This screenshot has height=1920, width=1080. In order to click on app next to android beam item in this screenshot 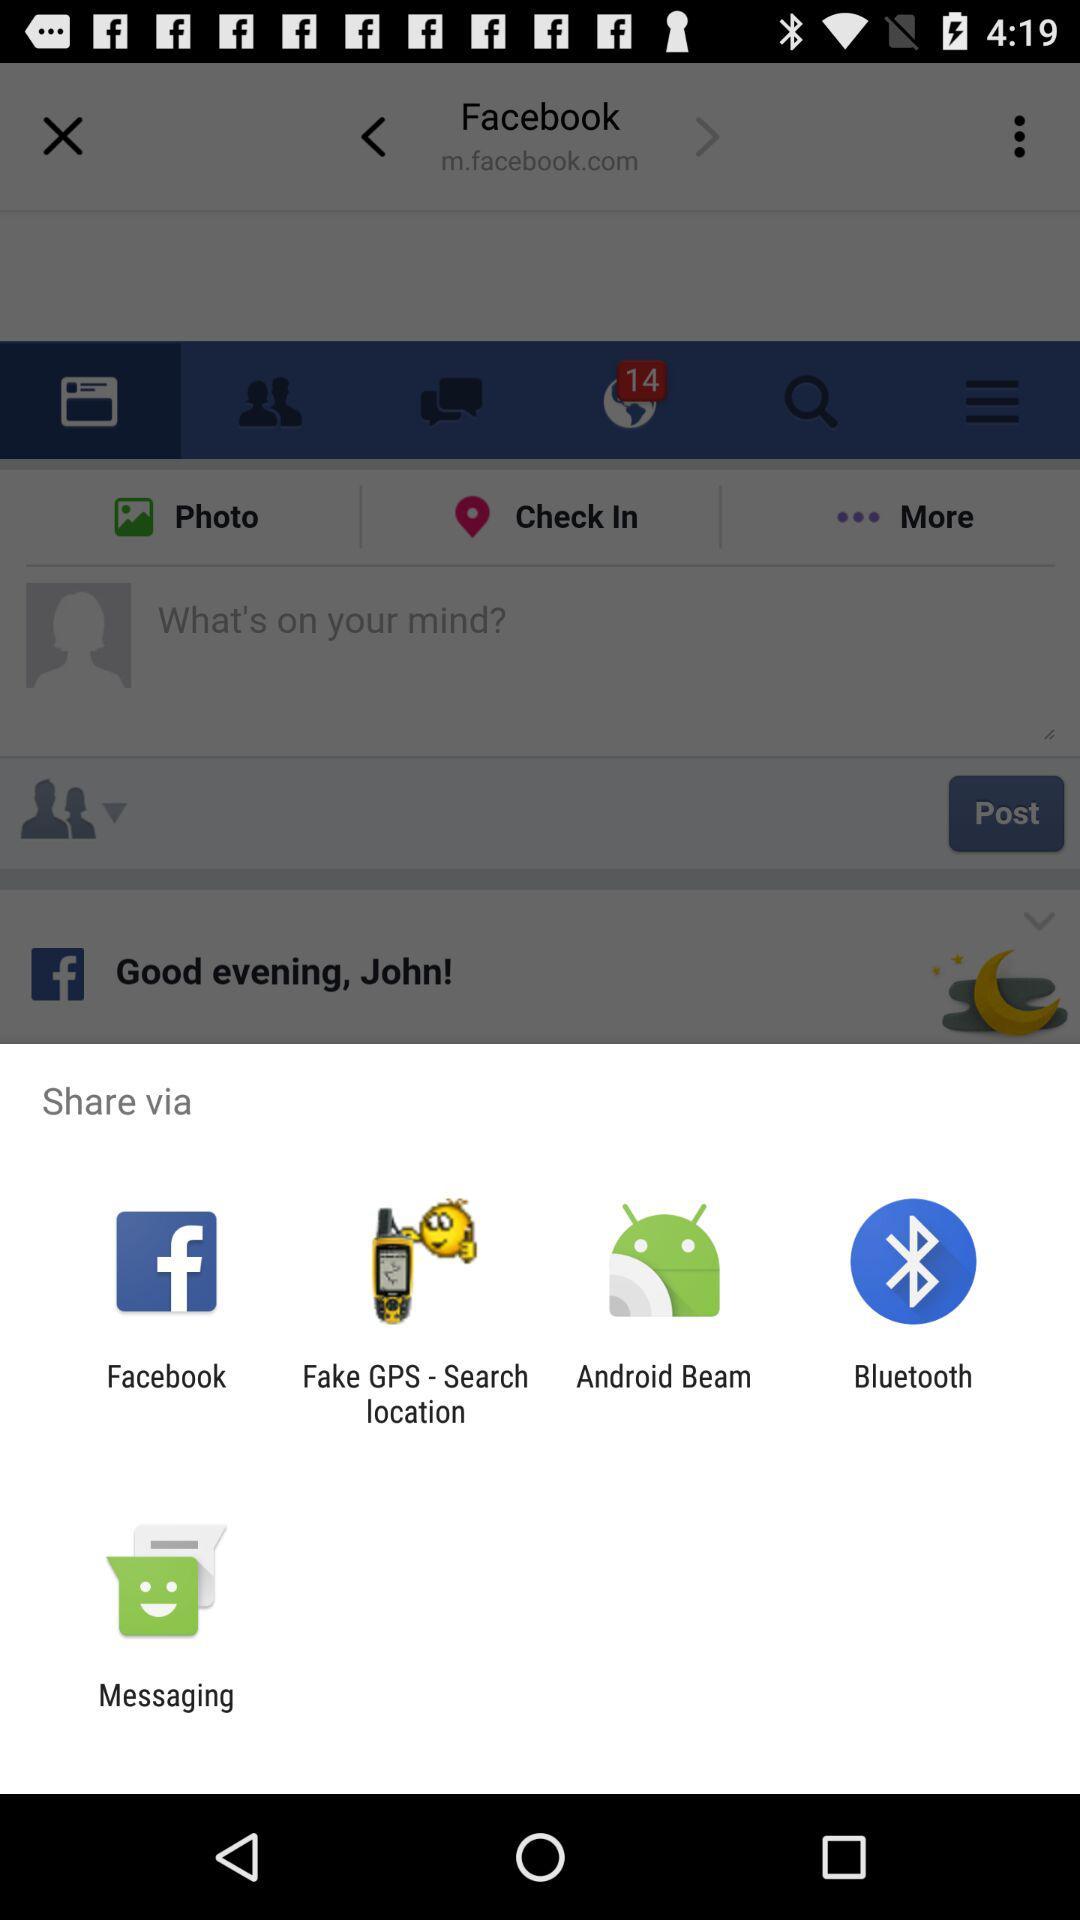, I will do `click(913, 1392)`.